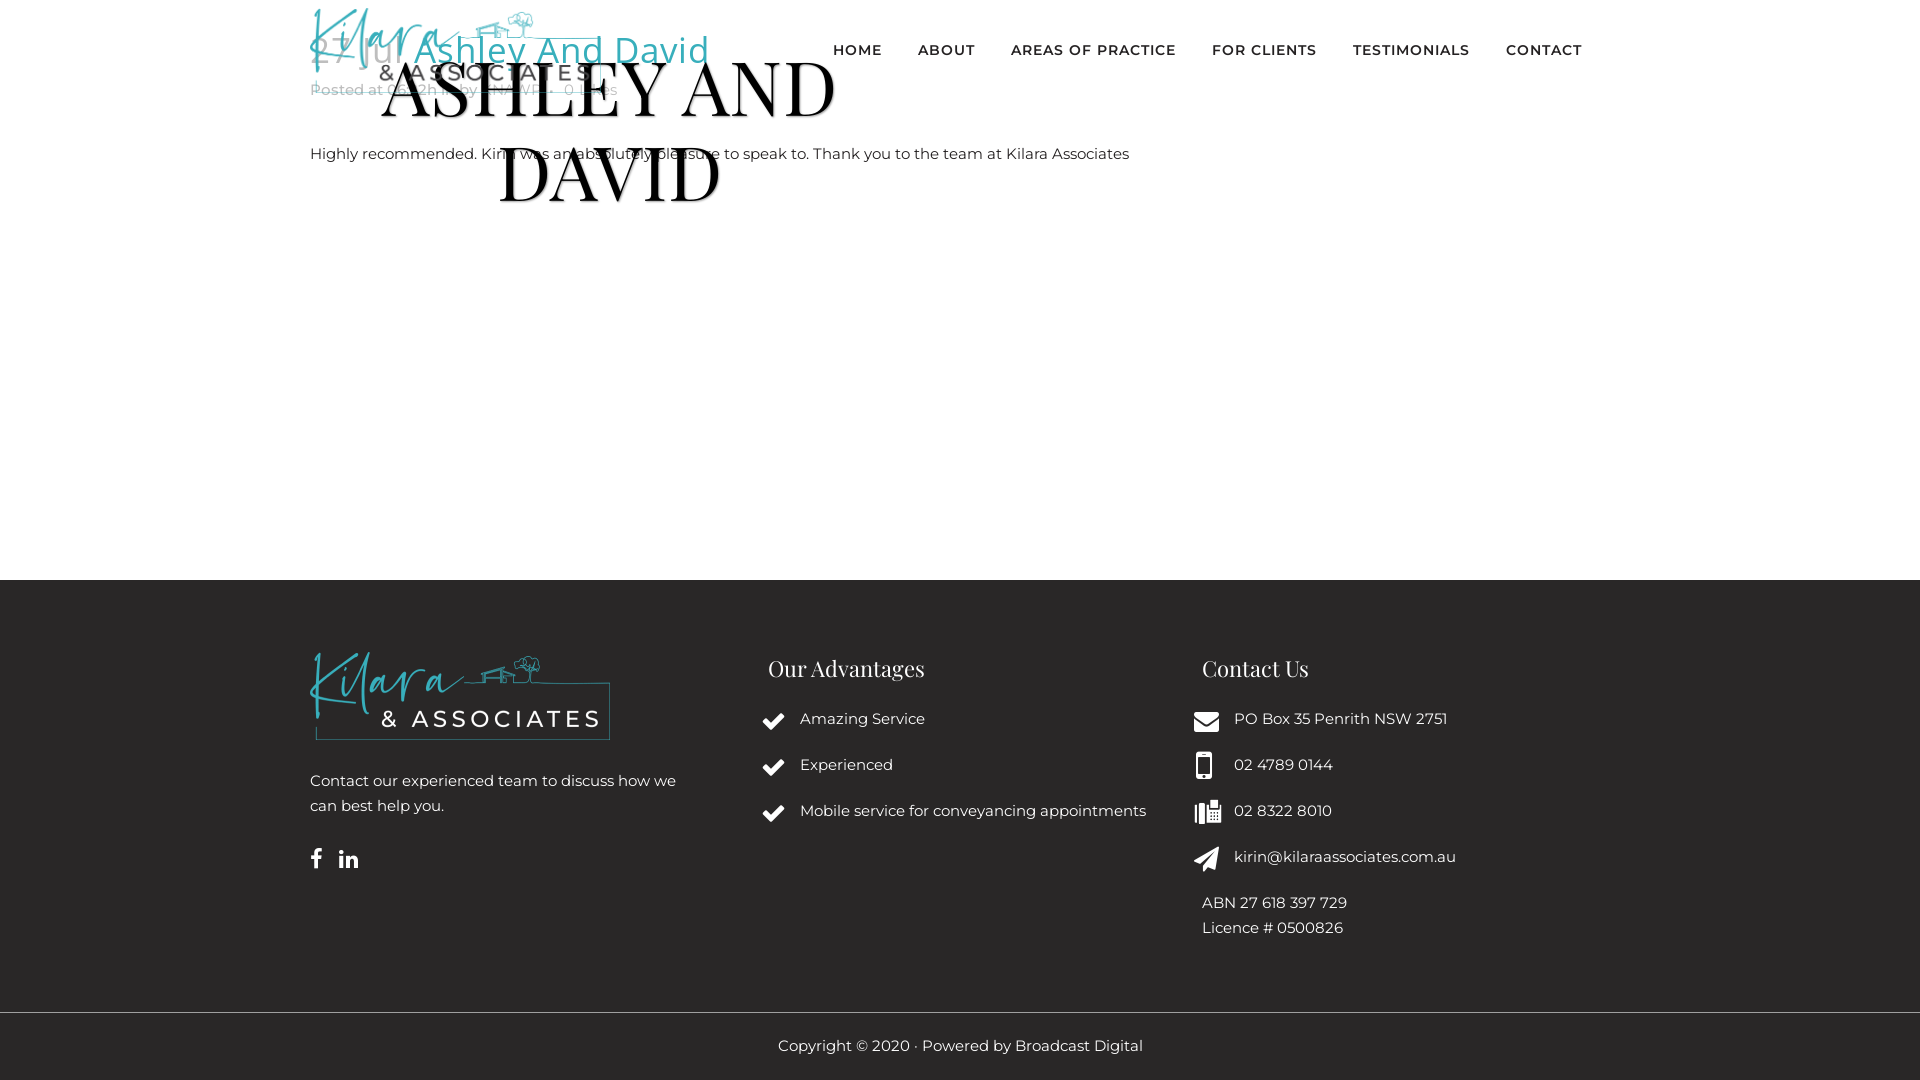 The width and height of the screenshot is (1920, 1080). Describe the element at coordinates (857, 49) in the screenshot. I see `'HOME'` at that location.